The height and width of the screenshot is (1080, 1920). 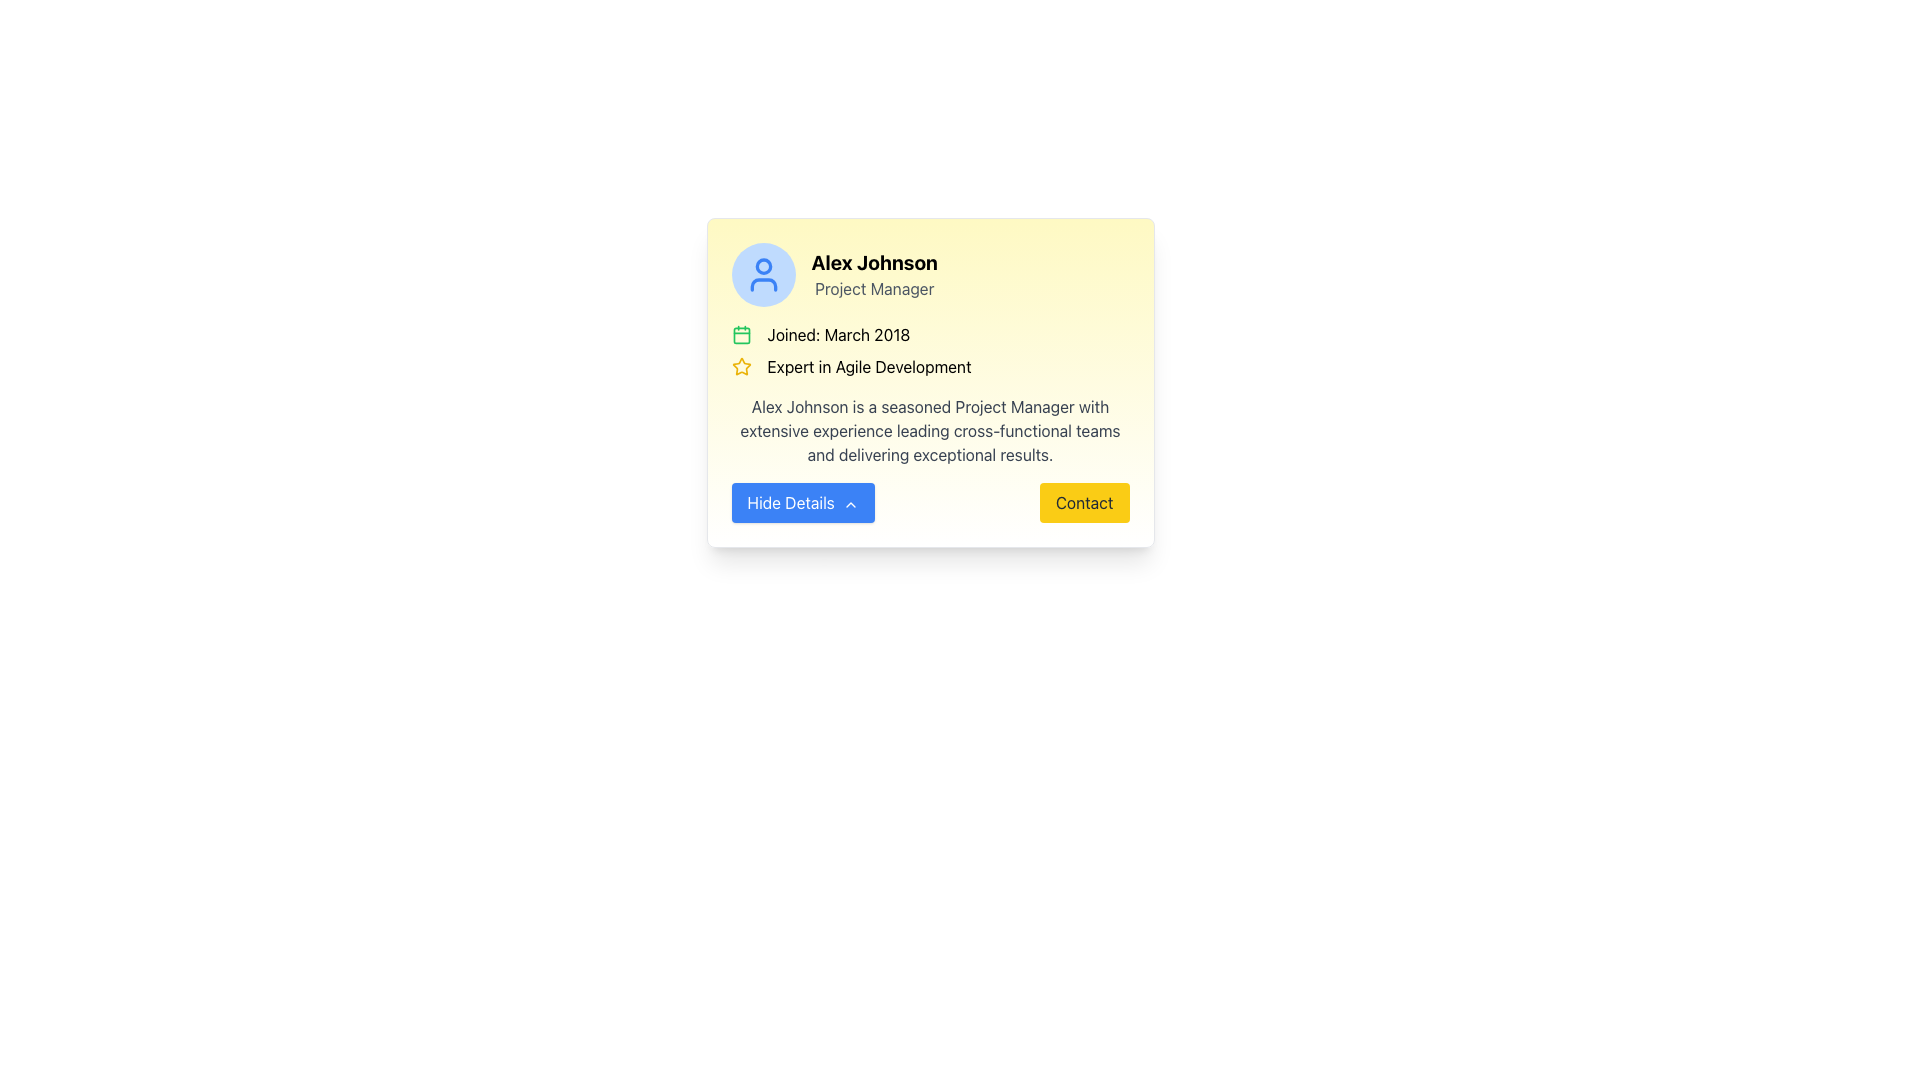 I want to click on the text label indicating expertise in Agile Development located beneath the 'Joined: March 2018' section of the profile card, to the right of the yellow star icon, so click(x=869, y=366).